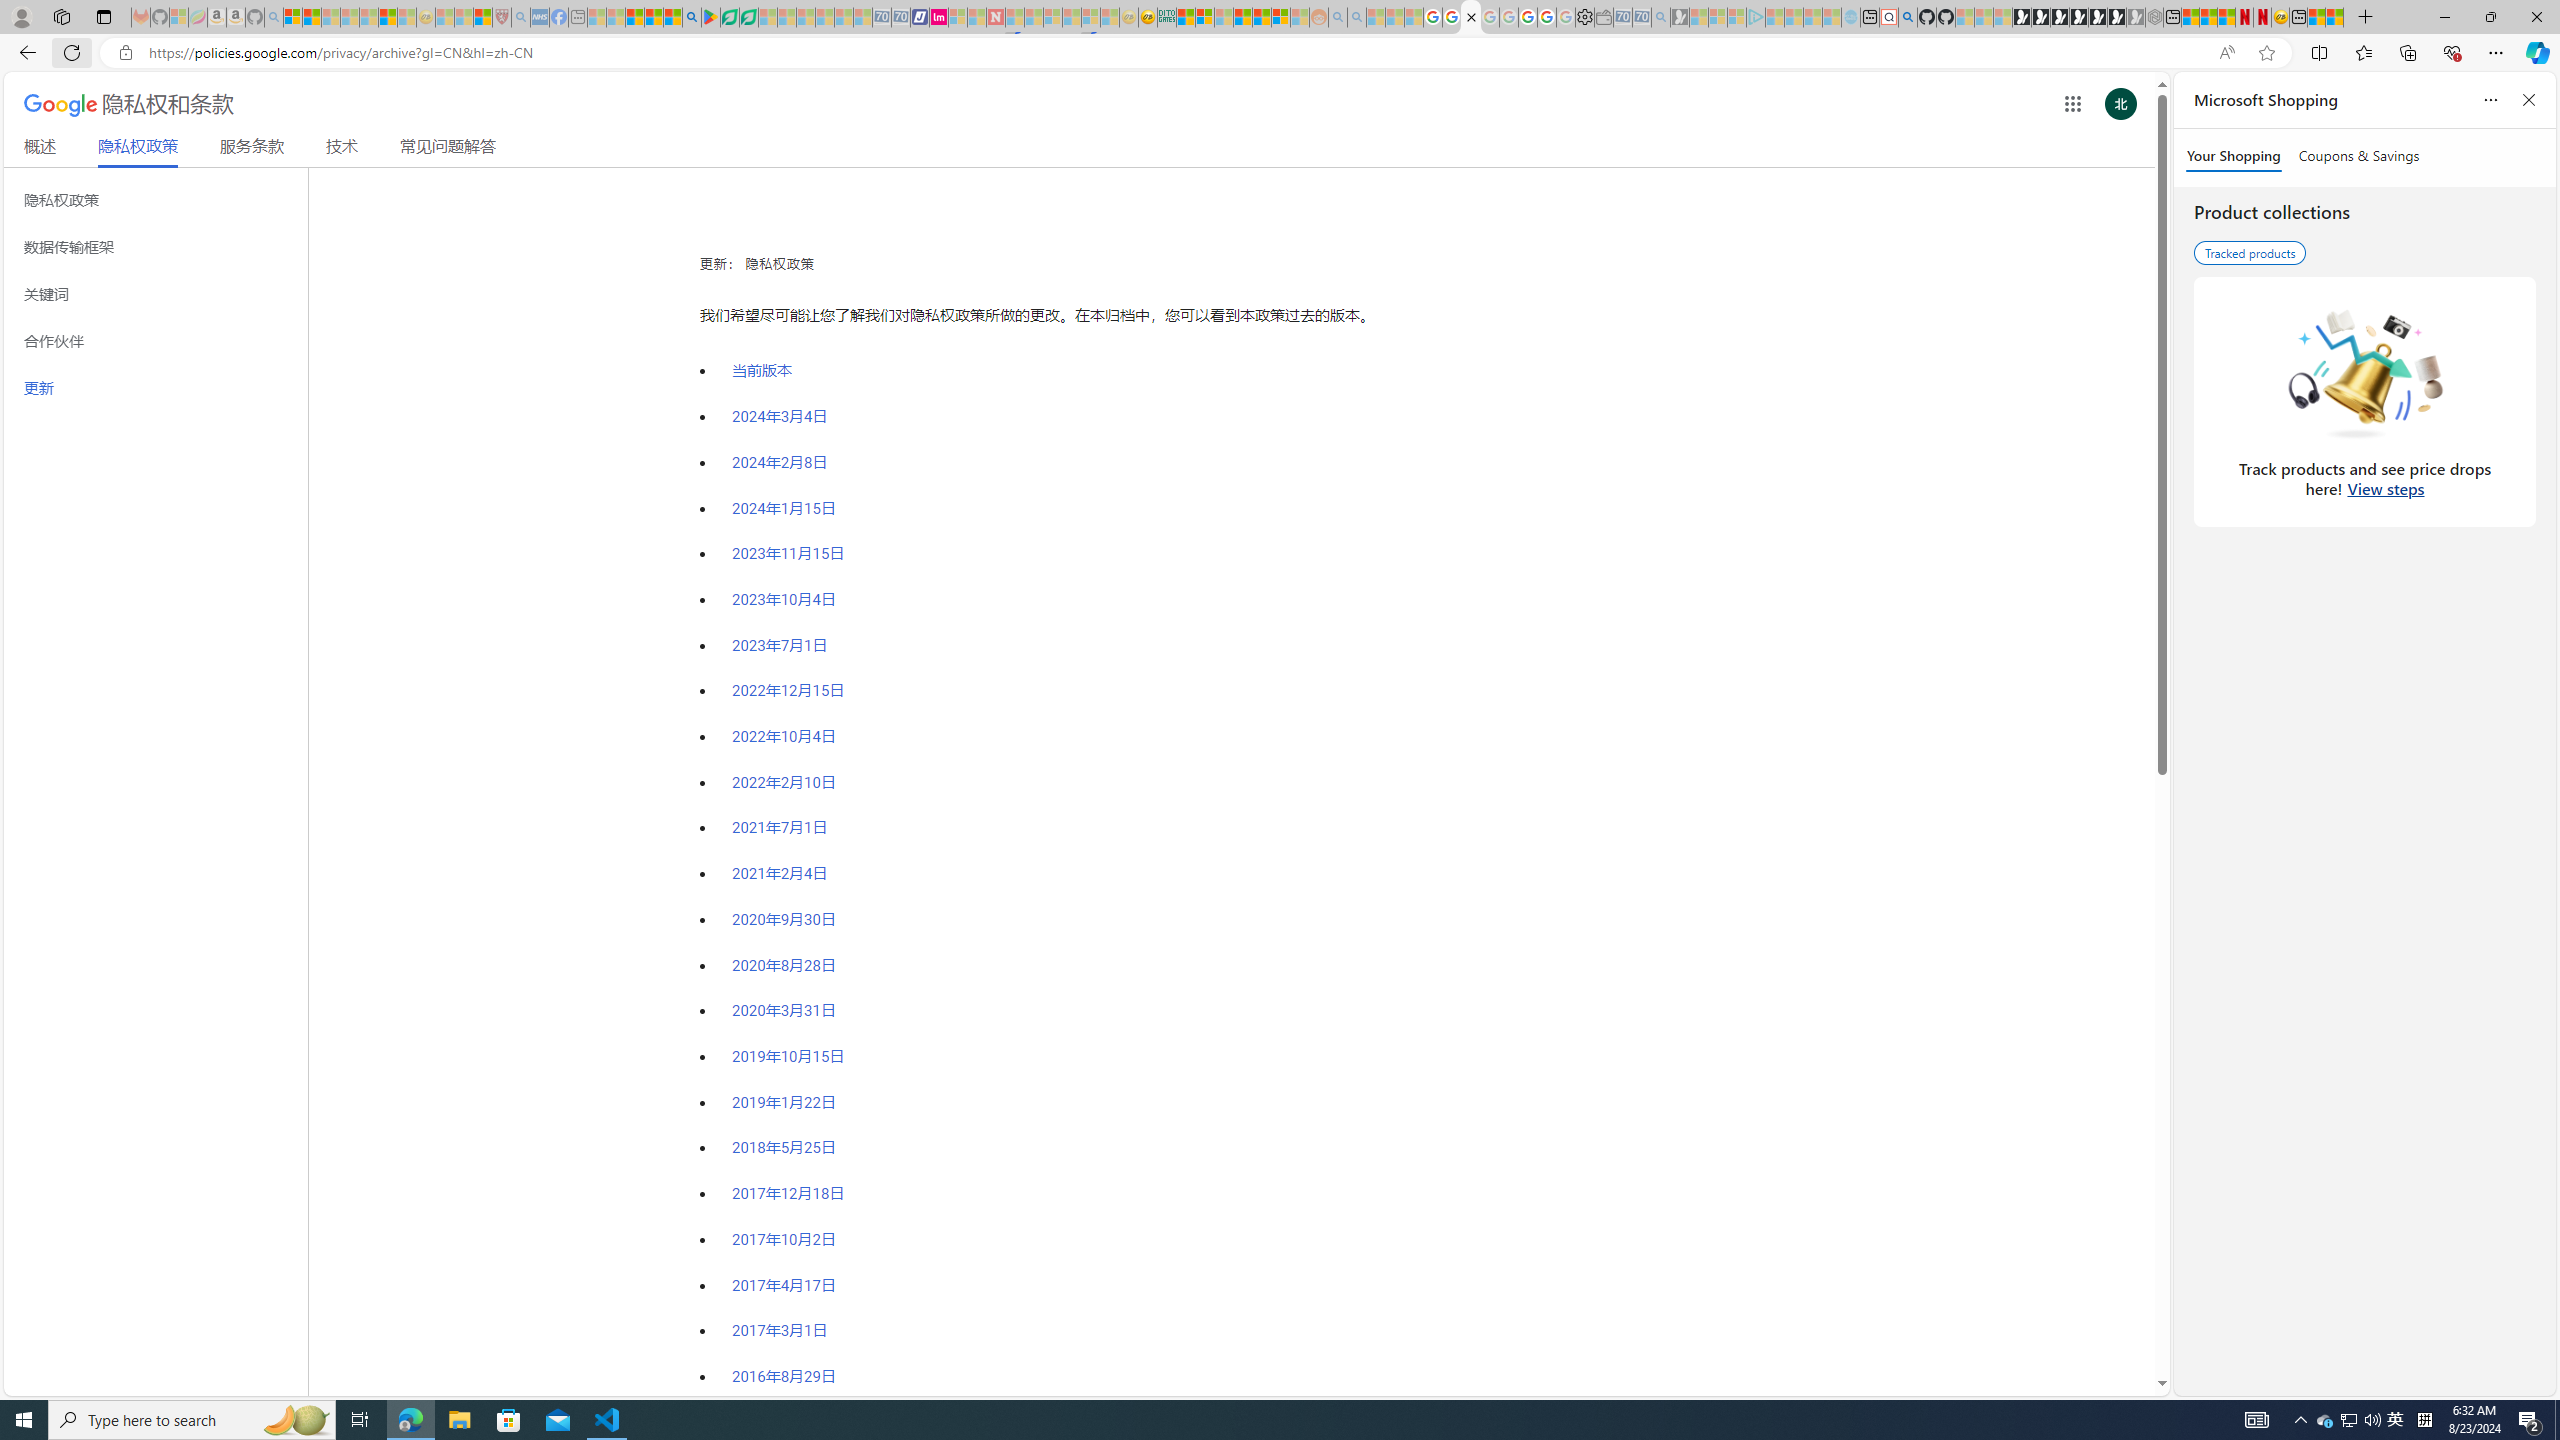 The image size is (2560, 1440). I want to click on 'Bluey: Let', so click(710, 16).